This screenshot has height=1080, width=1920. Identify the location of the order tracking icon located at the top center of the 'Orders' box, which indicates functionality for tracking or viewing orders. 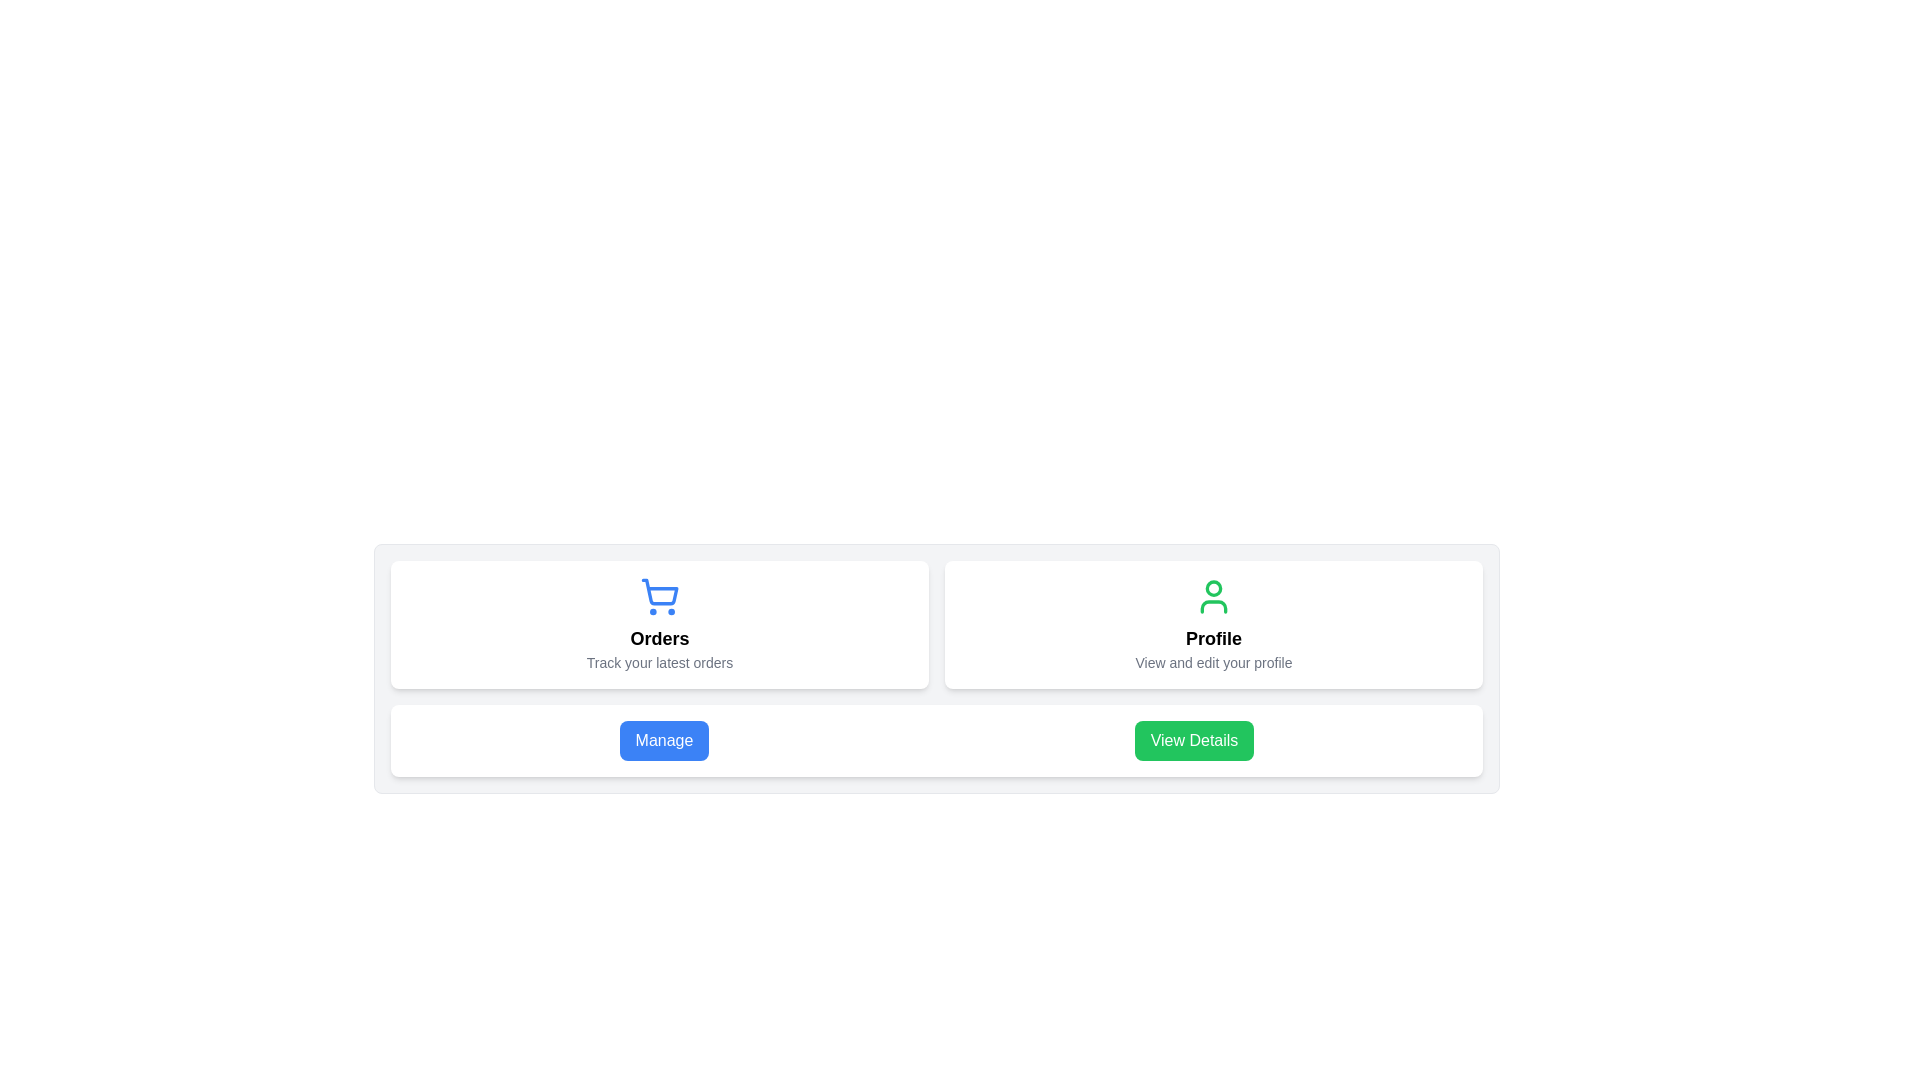
(660, 596).